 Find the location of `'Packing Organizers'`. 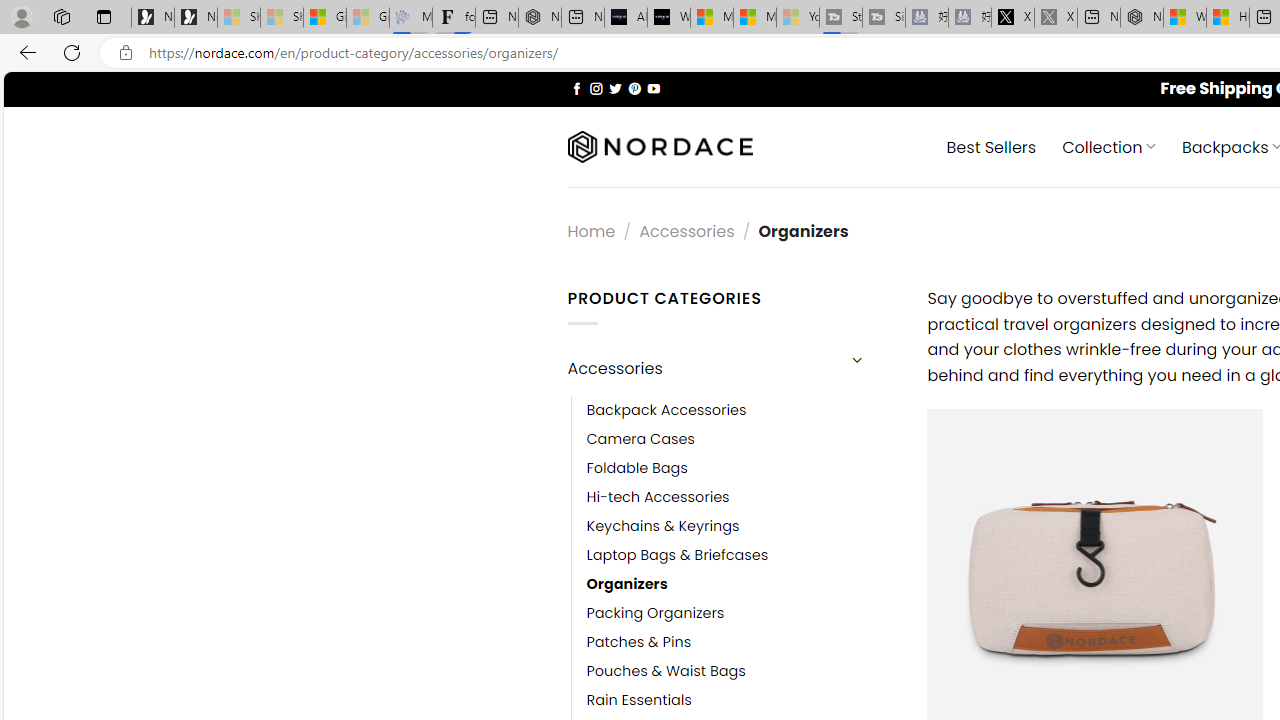

'Packing Organizers' is located at coordinates (655, 613).